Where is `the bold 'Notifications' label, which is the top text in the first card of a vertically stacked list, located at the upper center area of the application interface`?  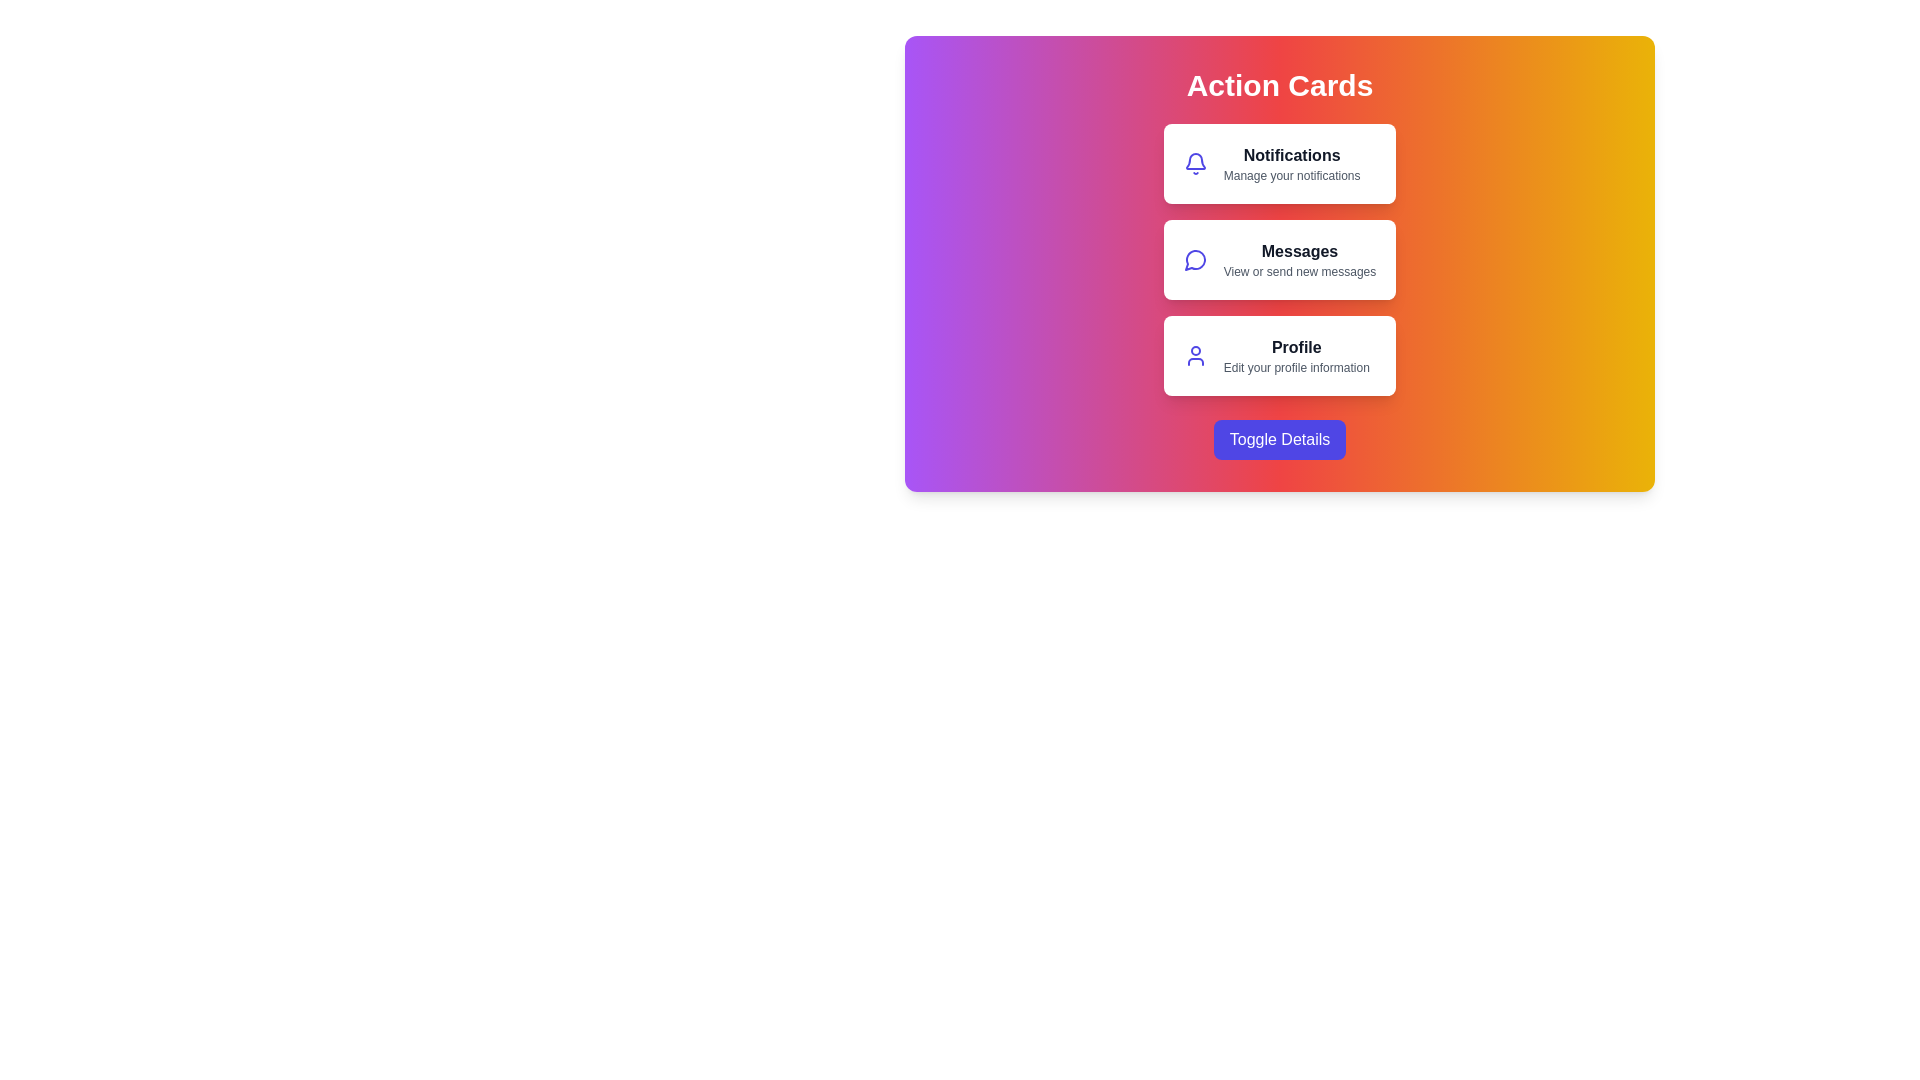 the bold 'Notifications' label, which is the top text in the first card of a vertically stacked list, located at the upper center area of the application interface is located at coordinates (1292, 154).